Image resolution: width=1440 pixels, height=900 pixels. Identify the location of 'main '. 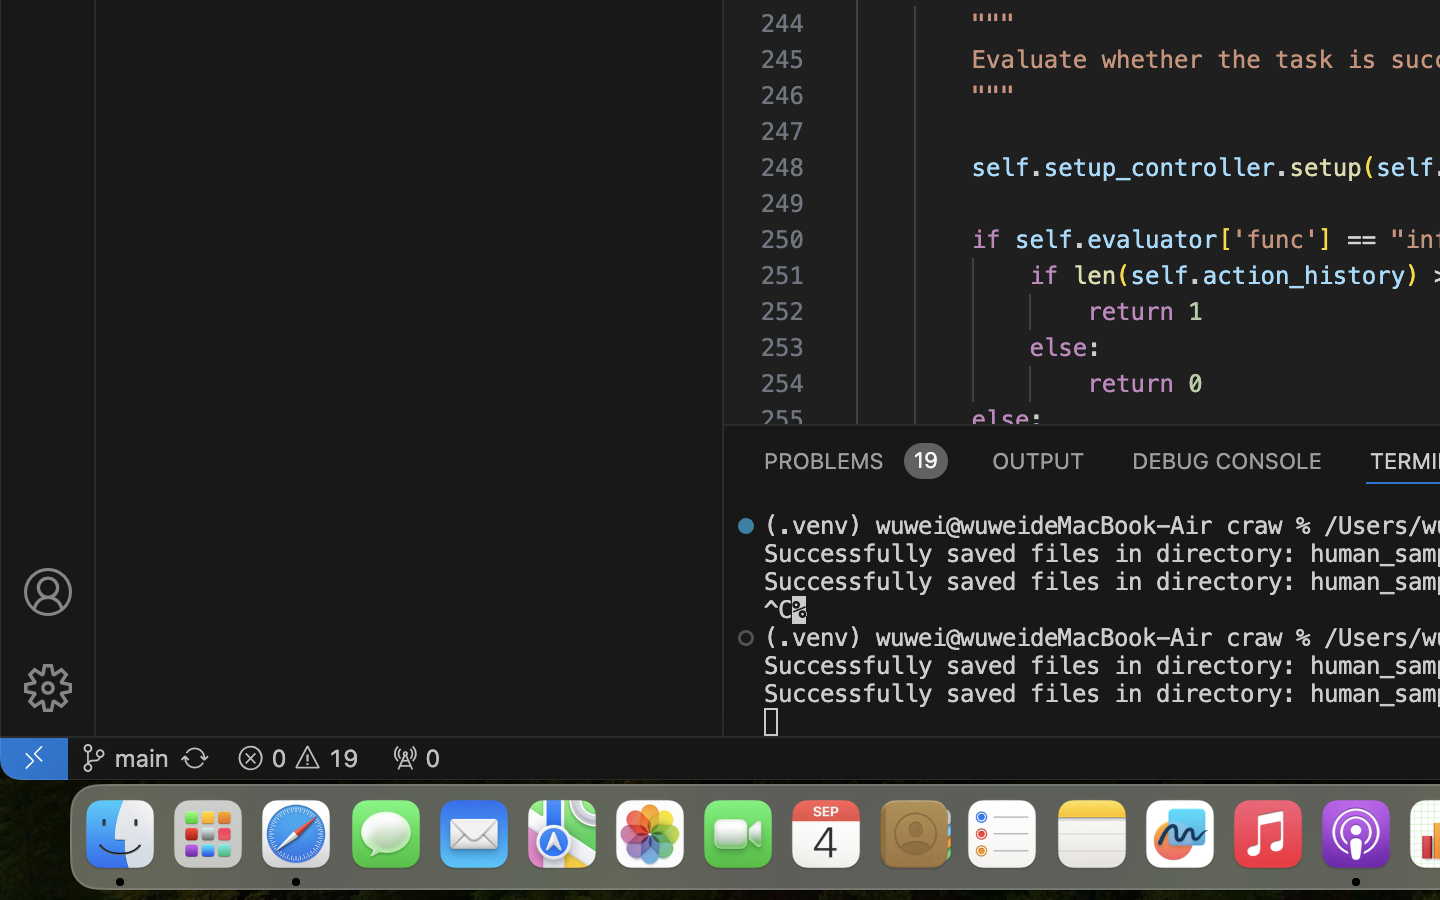
(123, 756).